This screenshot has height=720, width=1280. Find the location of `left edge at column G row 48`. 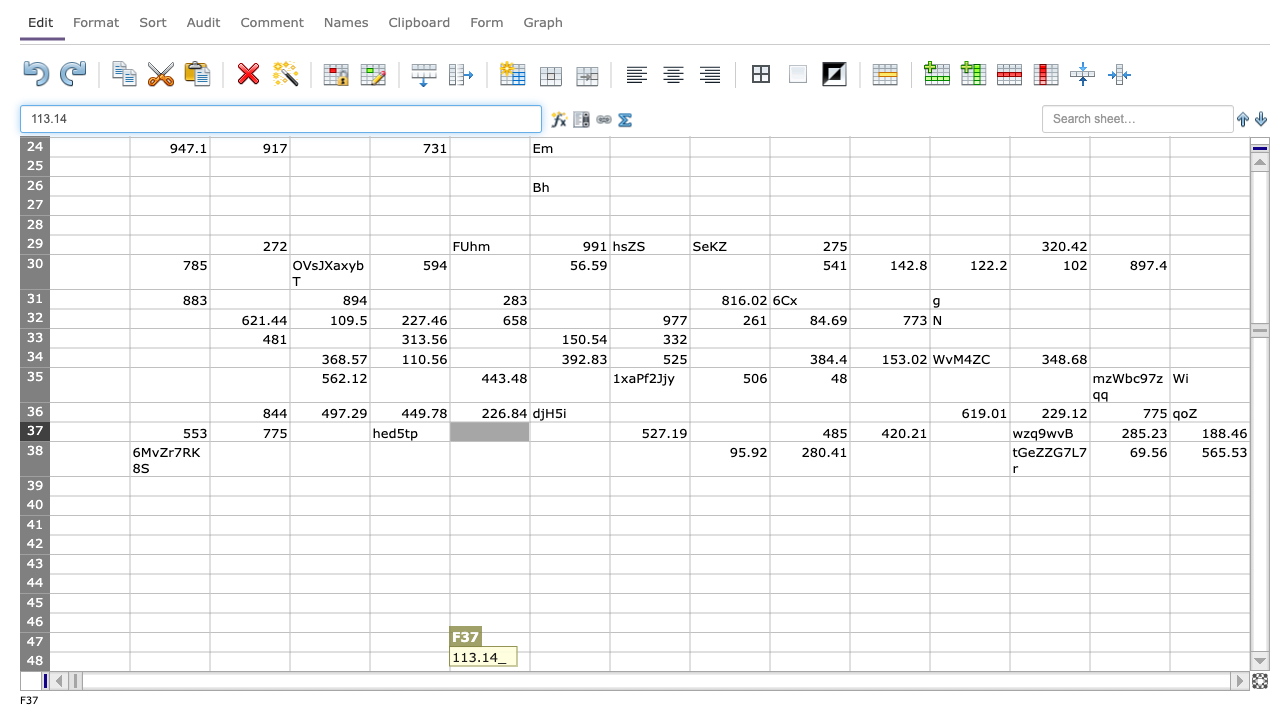

left edge at column G row 48 is located at coordinates (530, 661).